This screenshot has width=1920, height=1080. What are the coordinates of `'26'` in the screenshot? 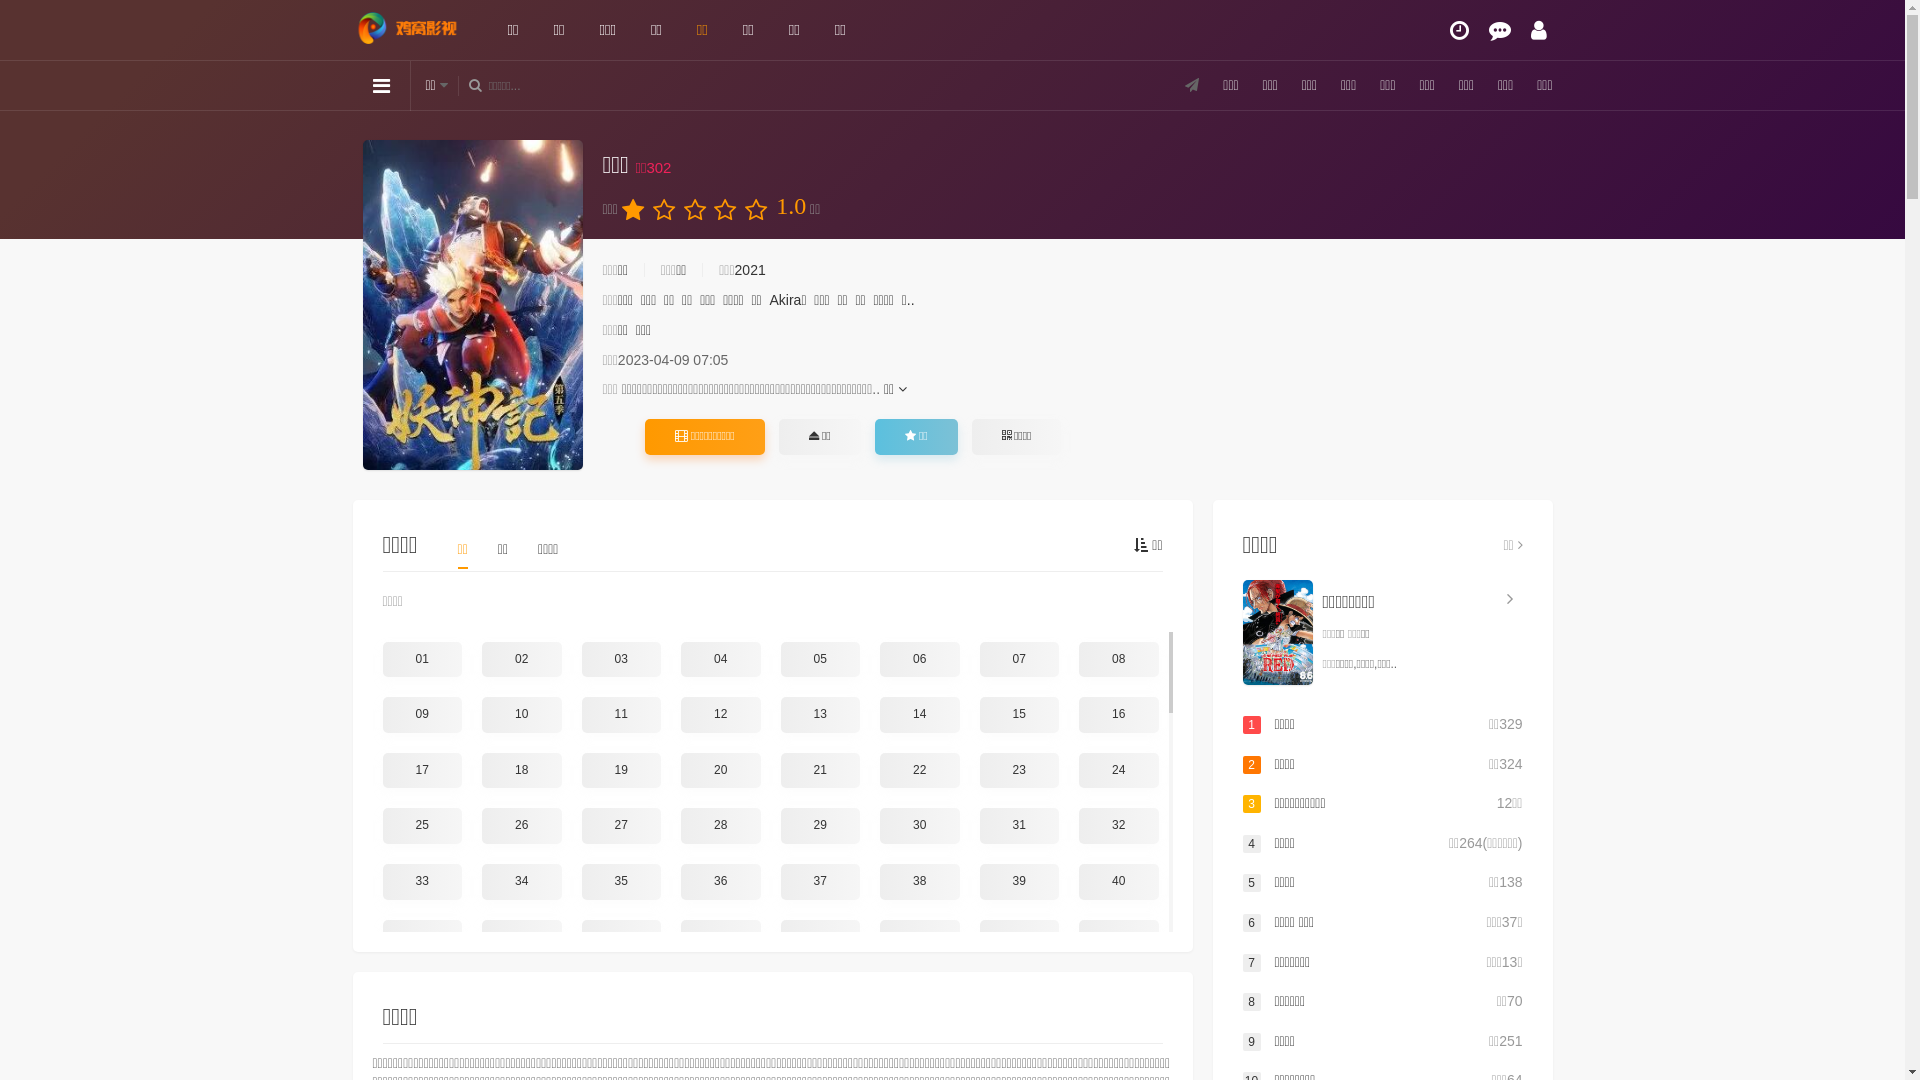 It's located at (522, 825).